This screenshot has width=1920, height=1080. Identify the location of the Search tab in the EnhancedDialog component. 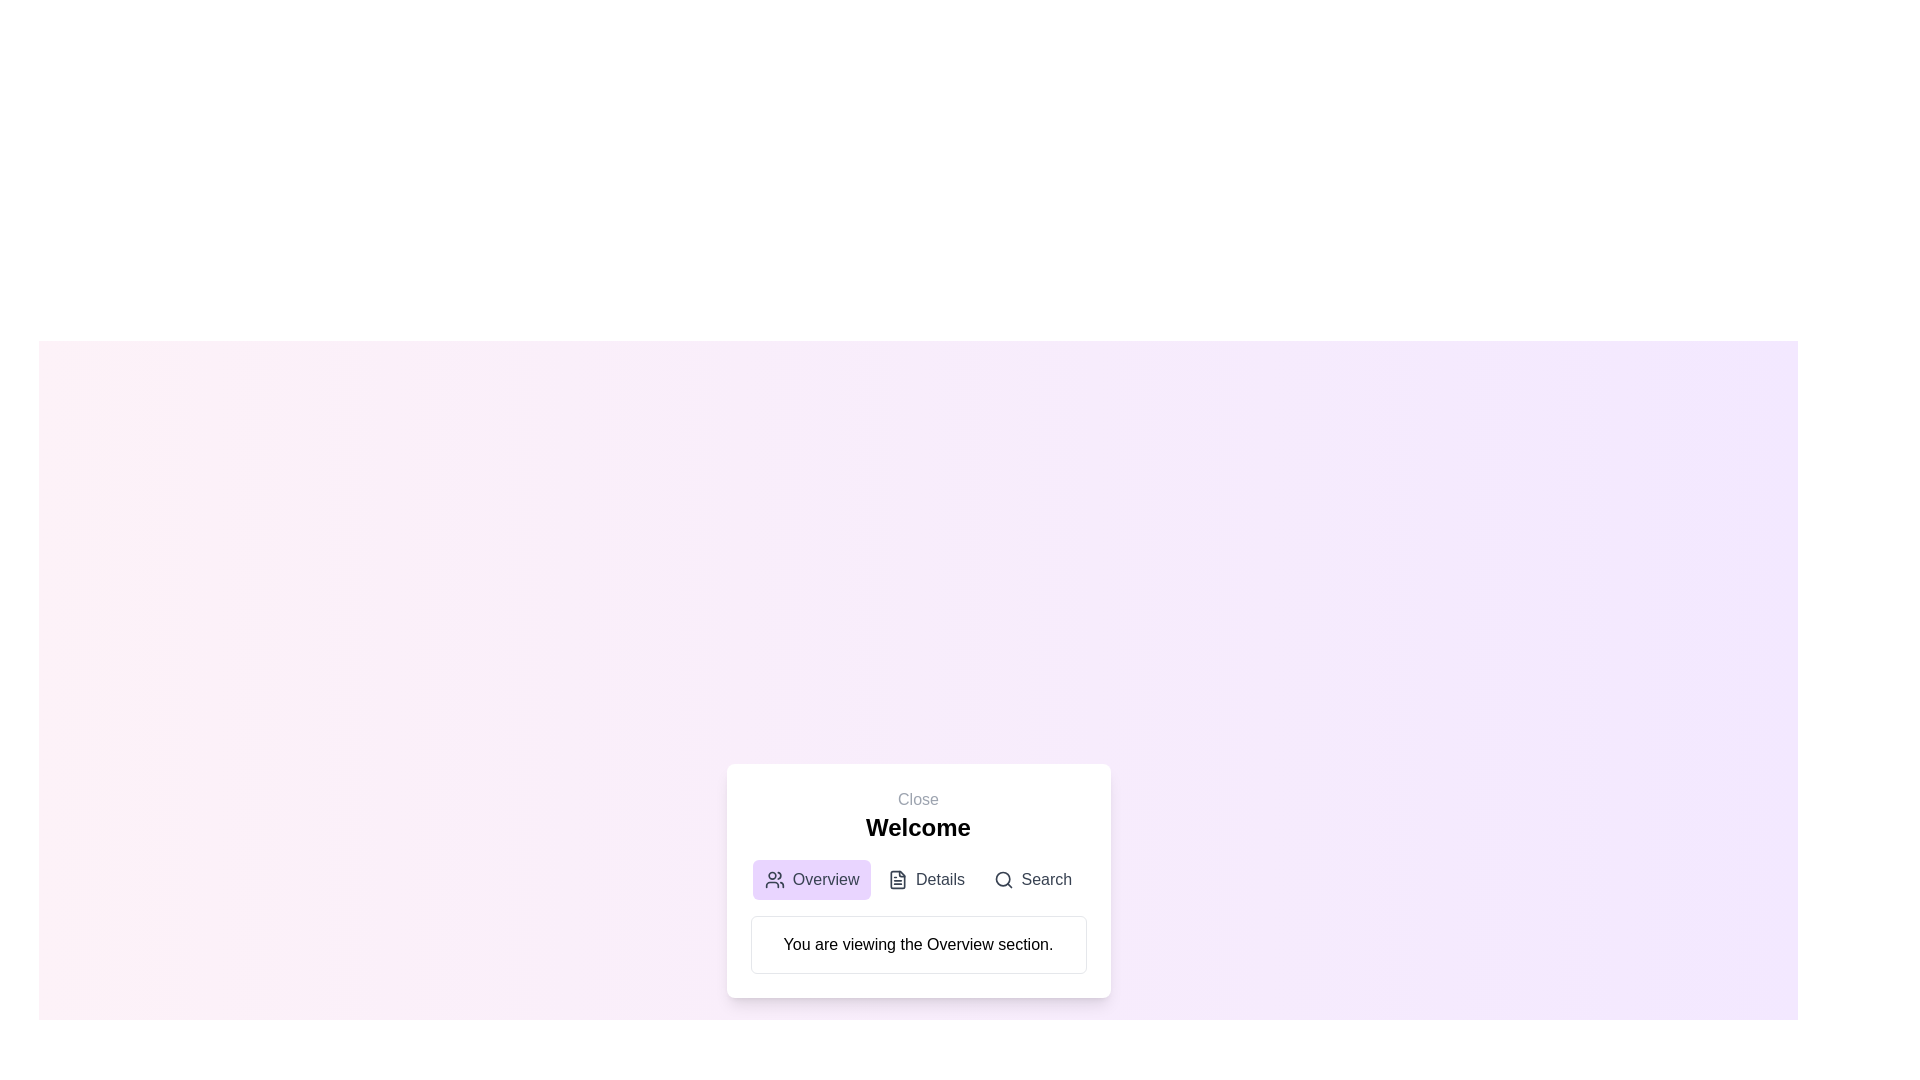
(1032, 878).